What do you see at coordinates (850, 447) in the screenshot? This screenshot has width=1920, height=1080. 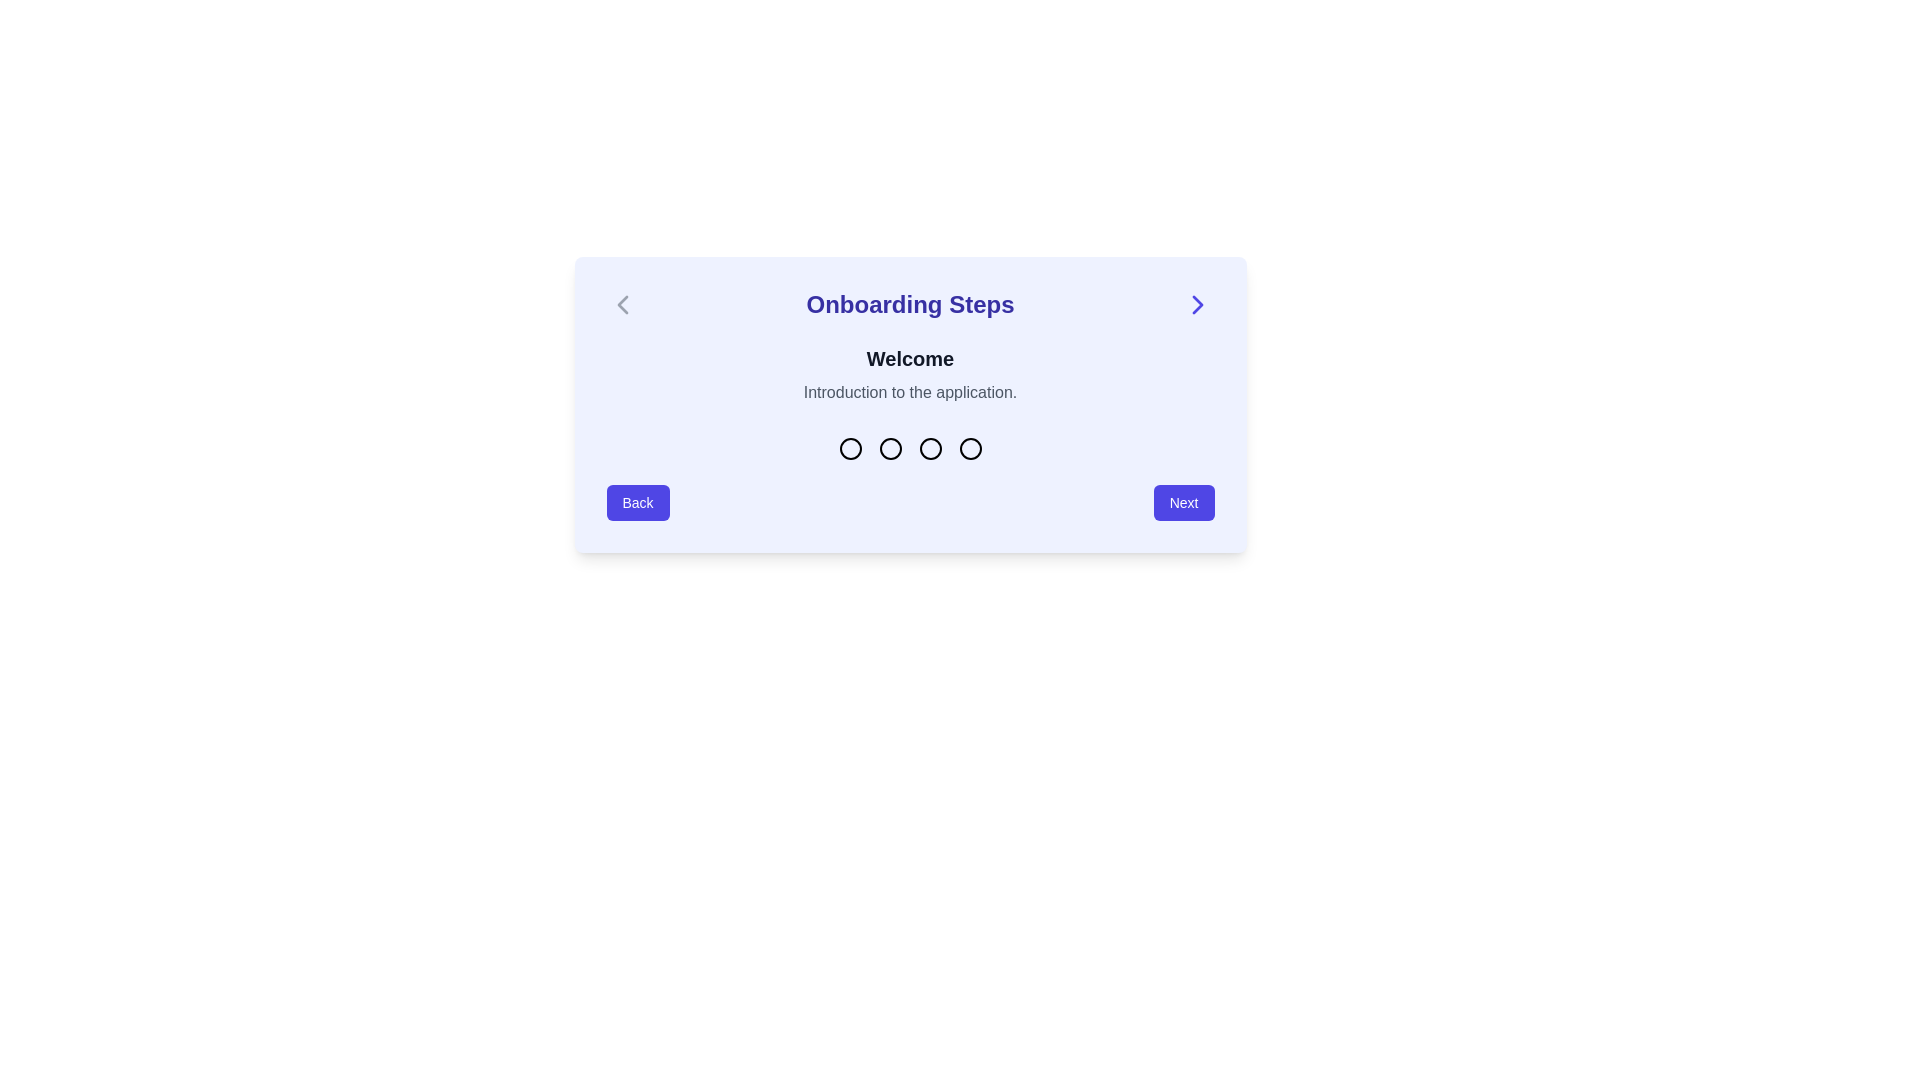 I see `the first circular navigation indicator in the onboarding progress step indicators, located below the 'Onboarding Steps' heading` at bounding box center [850, 447].